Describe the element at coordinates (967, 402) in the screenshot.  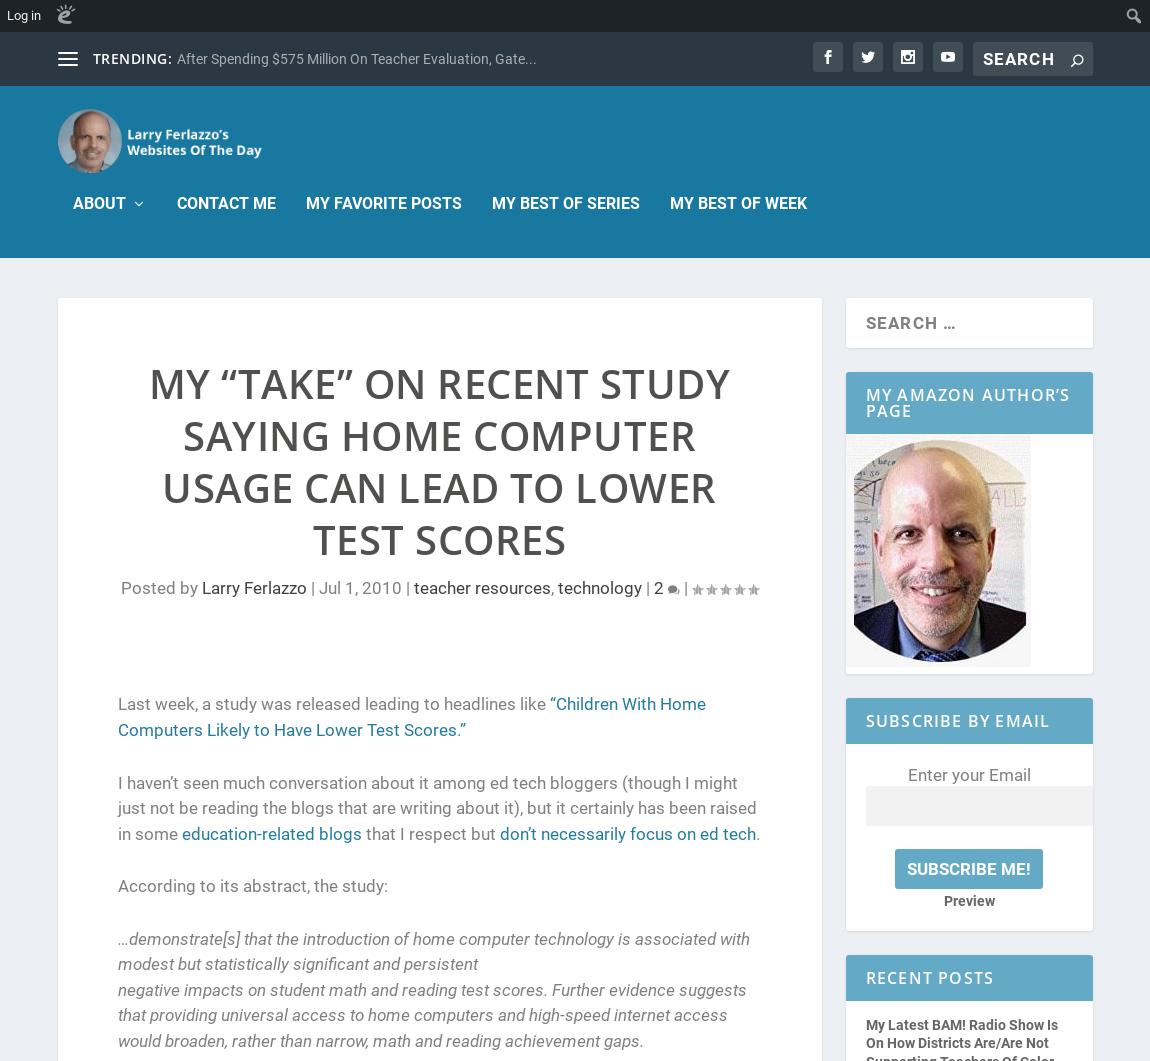
I see `'My Amazon Author’s page'` at that location.